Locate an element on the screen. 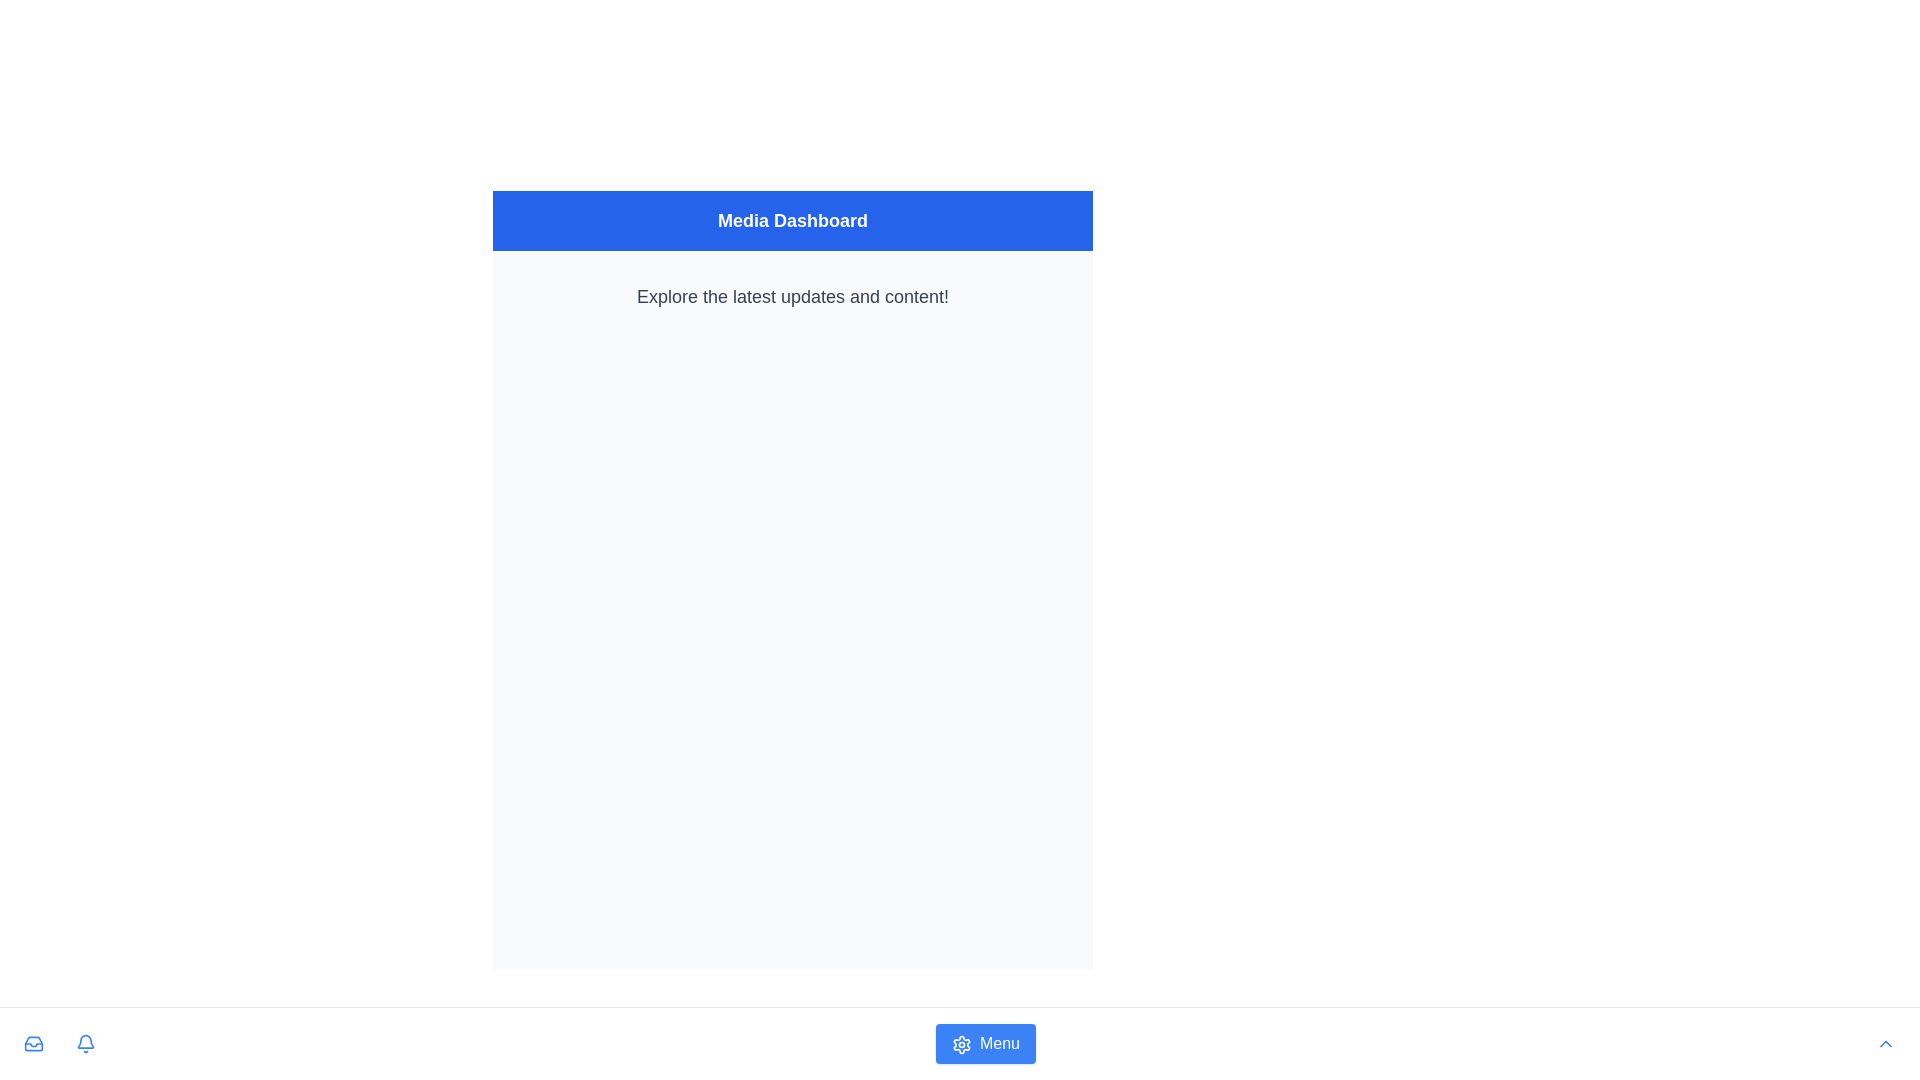 The image size is (1920, 1080). the blue inbox tray icon button located in the bottom-left corner of the interface is located at coordinates (33, 1043).